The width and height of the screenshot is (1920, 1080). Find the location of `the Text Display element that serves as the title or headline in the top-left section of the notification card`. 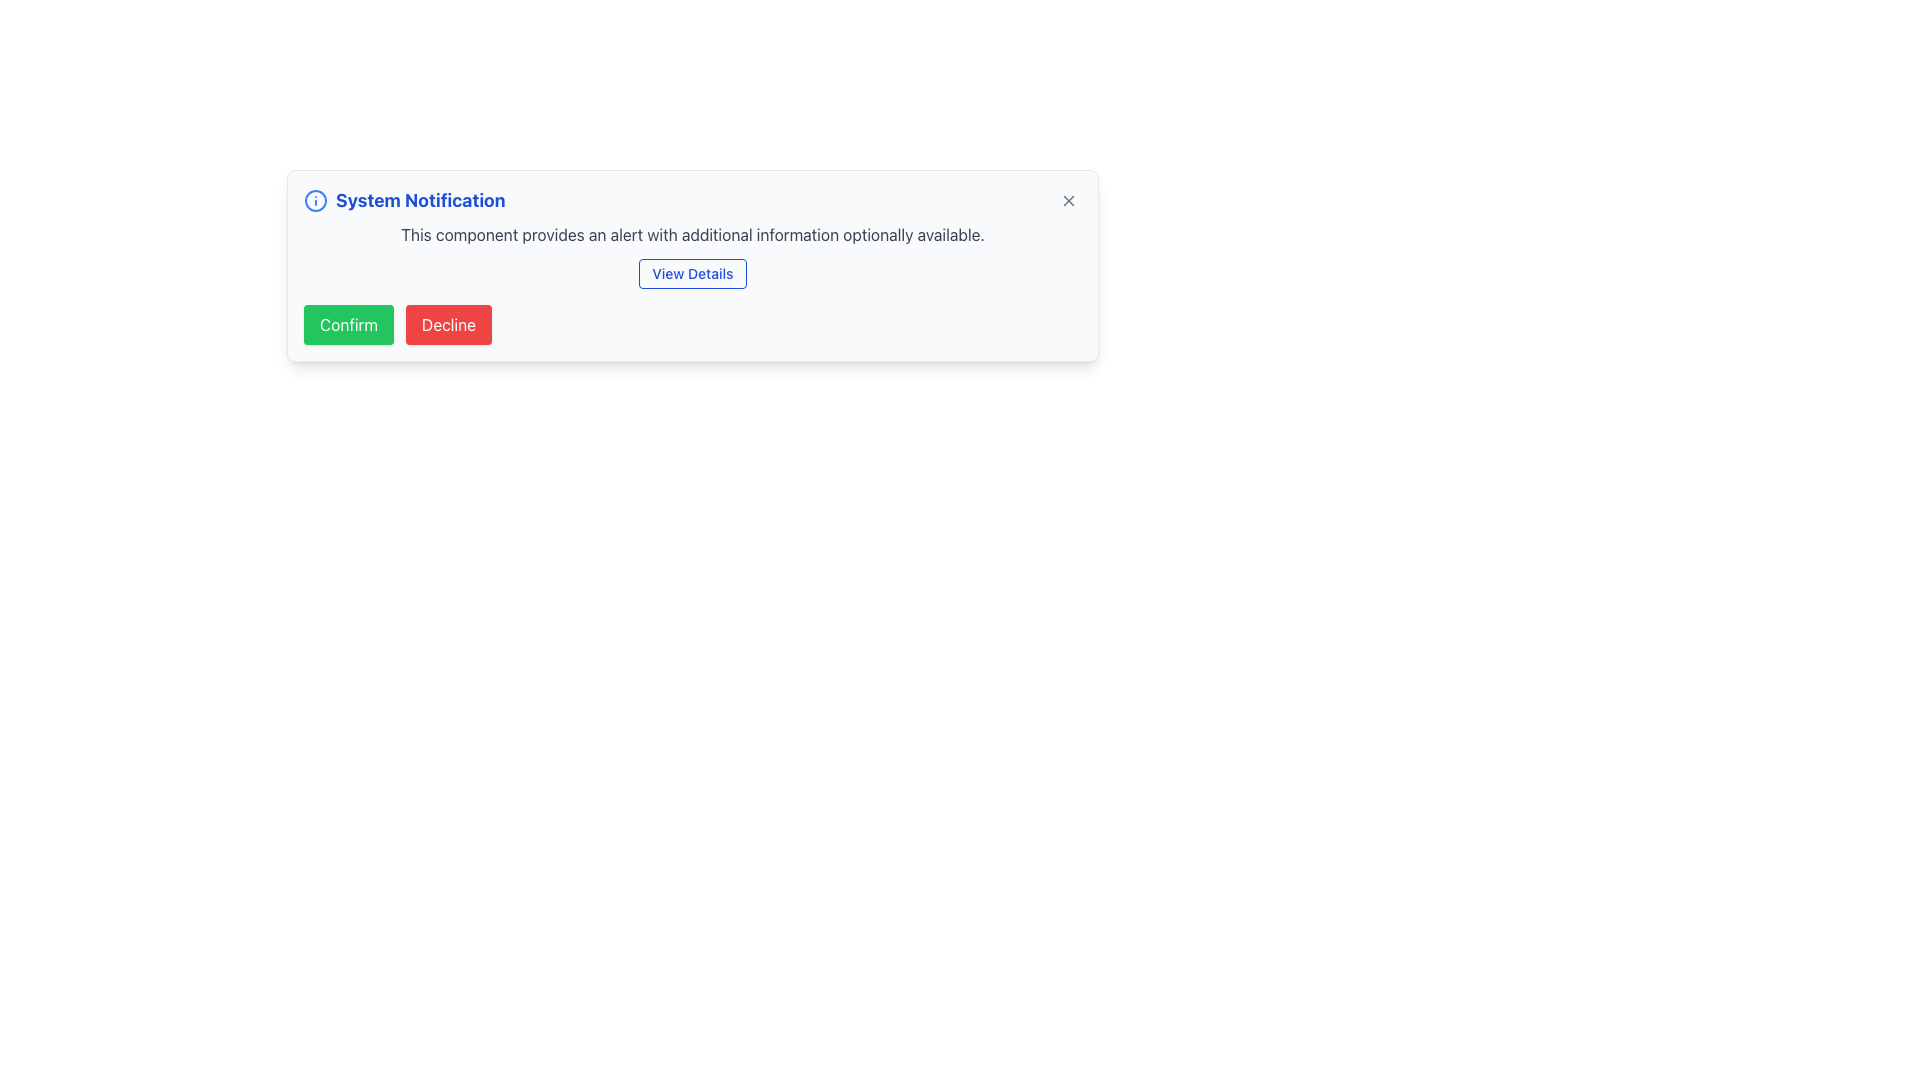

the Text Display element that serves as the title or headline in the top-left section of the notification card is located at coordinates (419, 200).